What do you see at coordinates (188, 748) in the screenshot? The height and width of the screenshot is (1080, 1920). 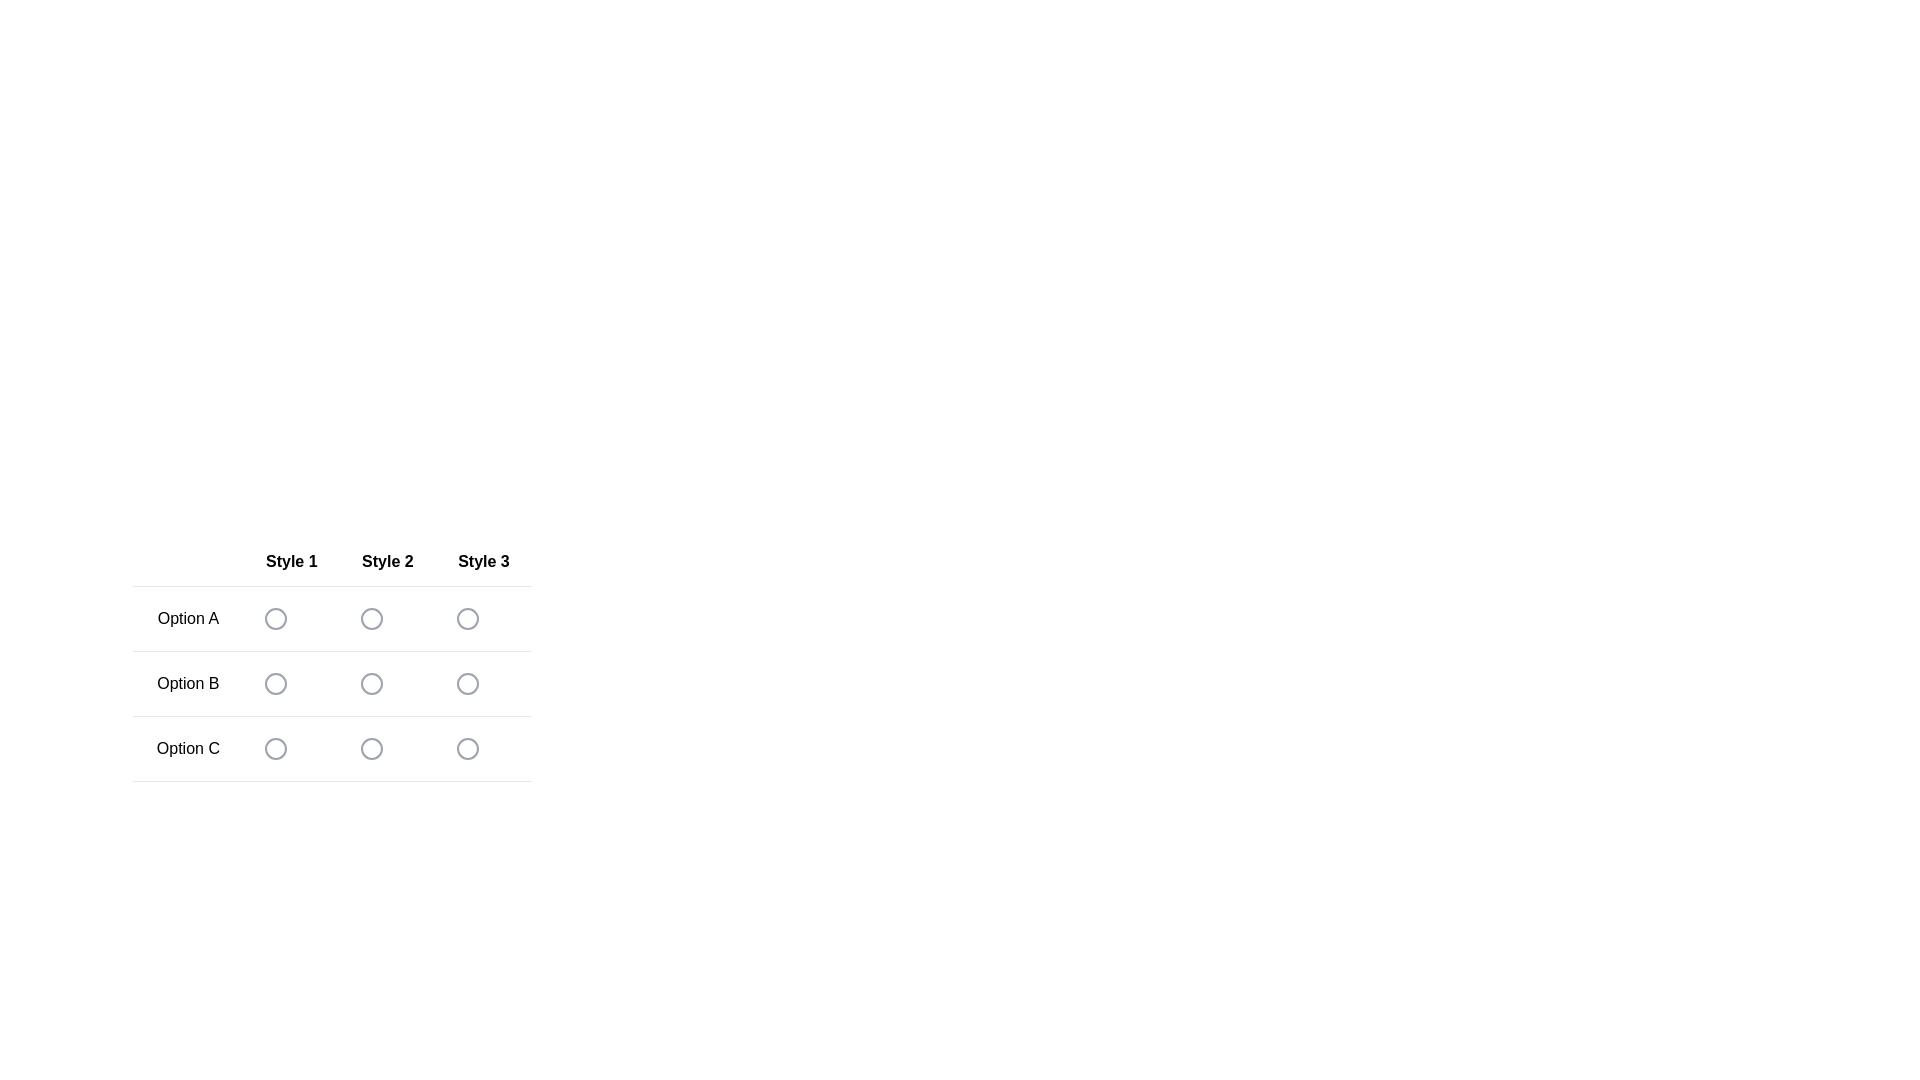 I see `the Text Label displaying 'Option C'` at bounding box center [188, 748].